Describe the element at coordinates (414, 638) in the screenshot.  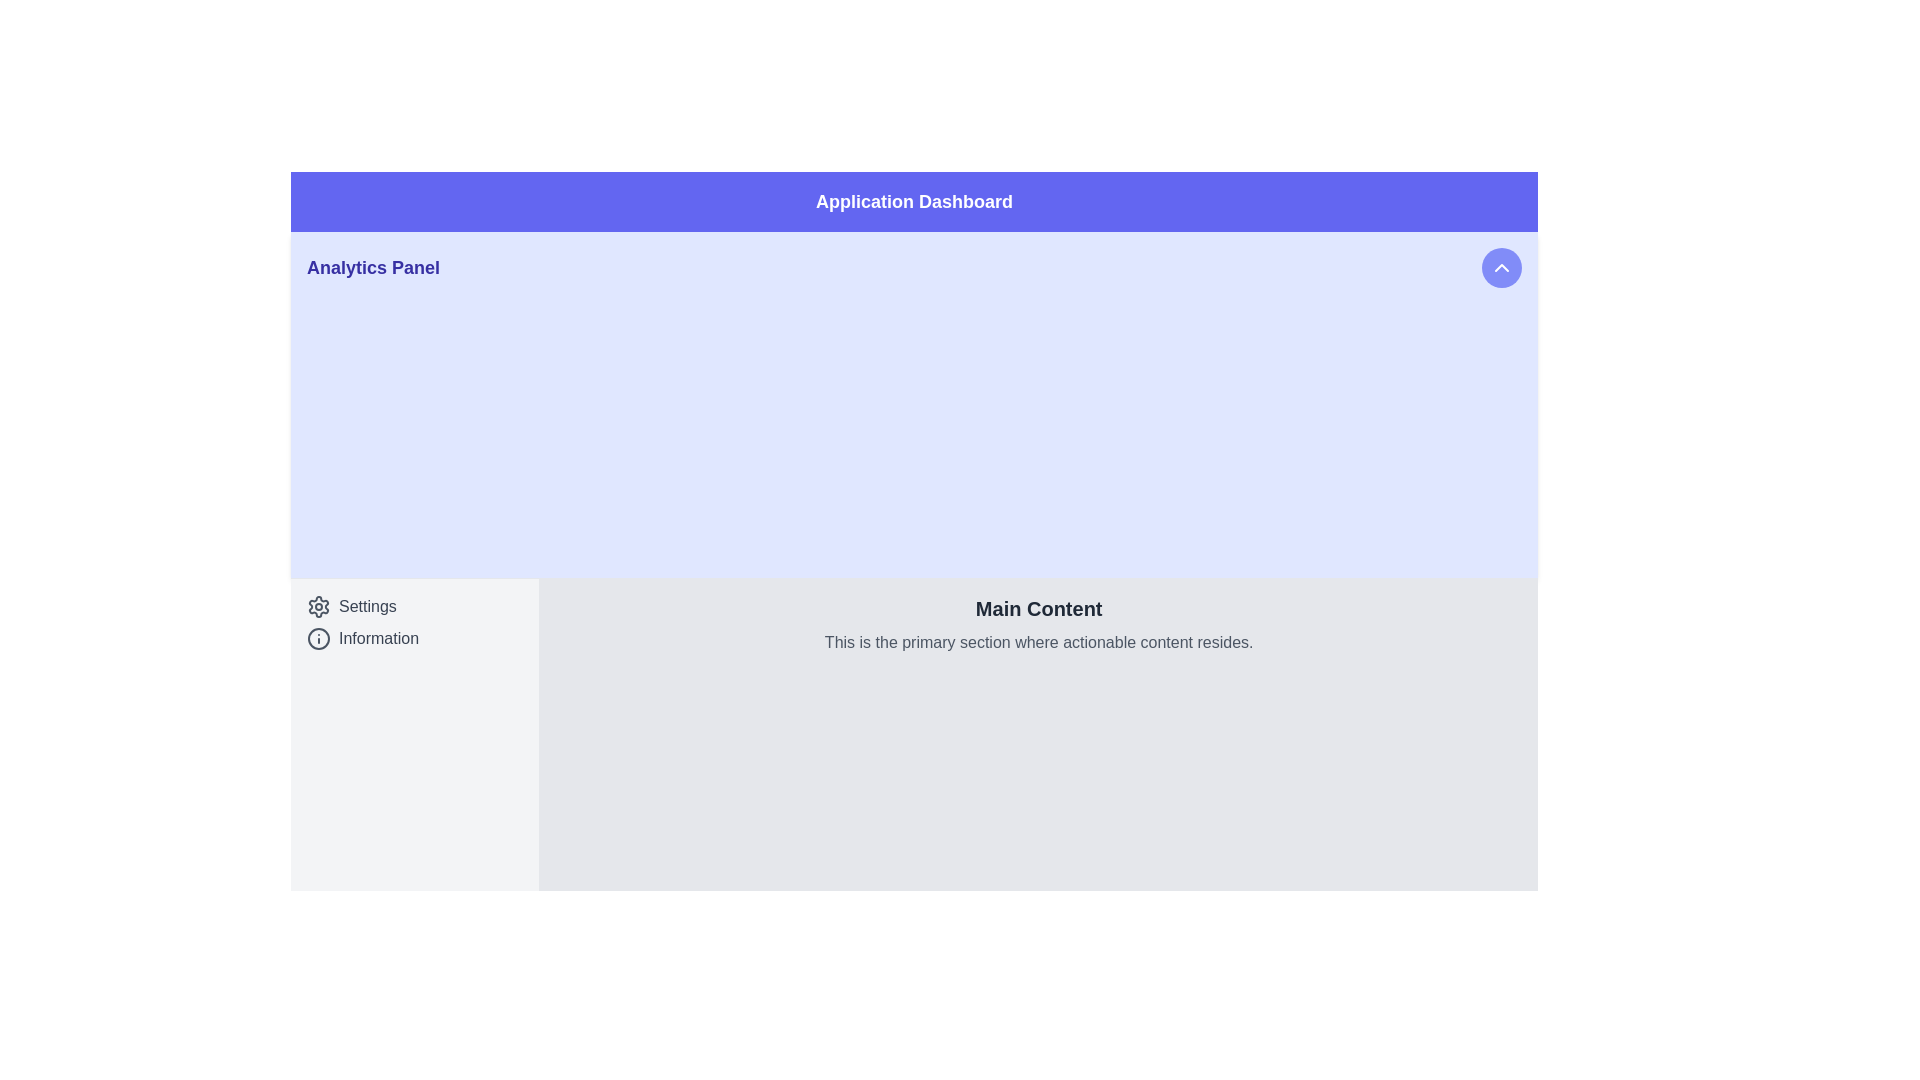
I see `the Navigation link labeled 'Information' which features a circular icon with a small 'i', positioned below the 'Settings' element in the vertical stack on the left-hand side of the interface` at that location.